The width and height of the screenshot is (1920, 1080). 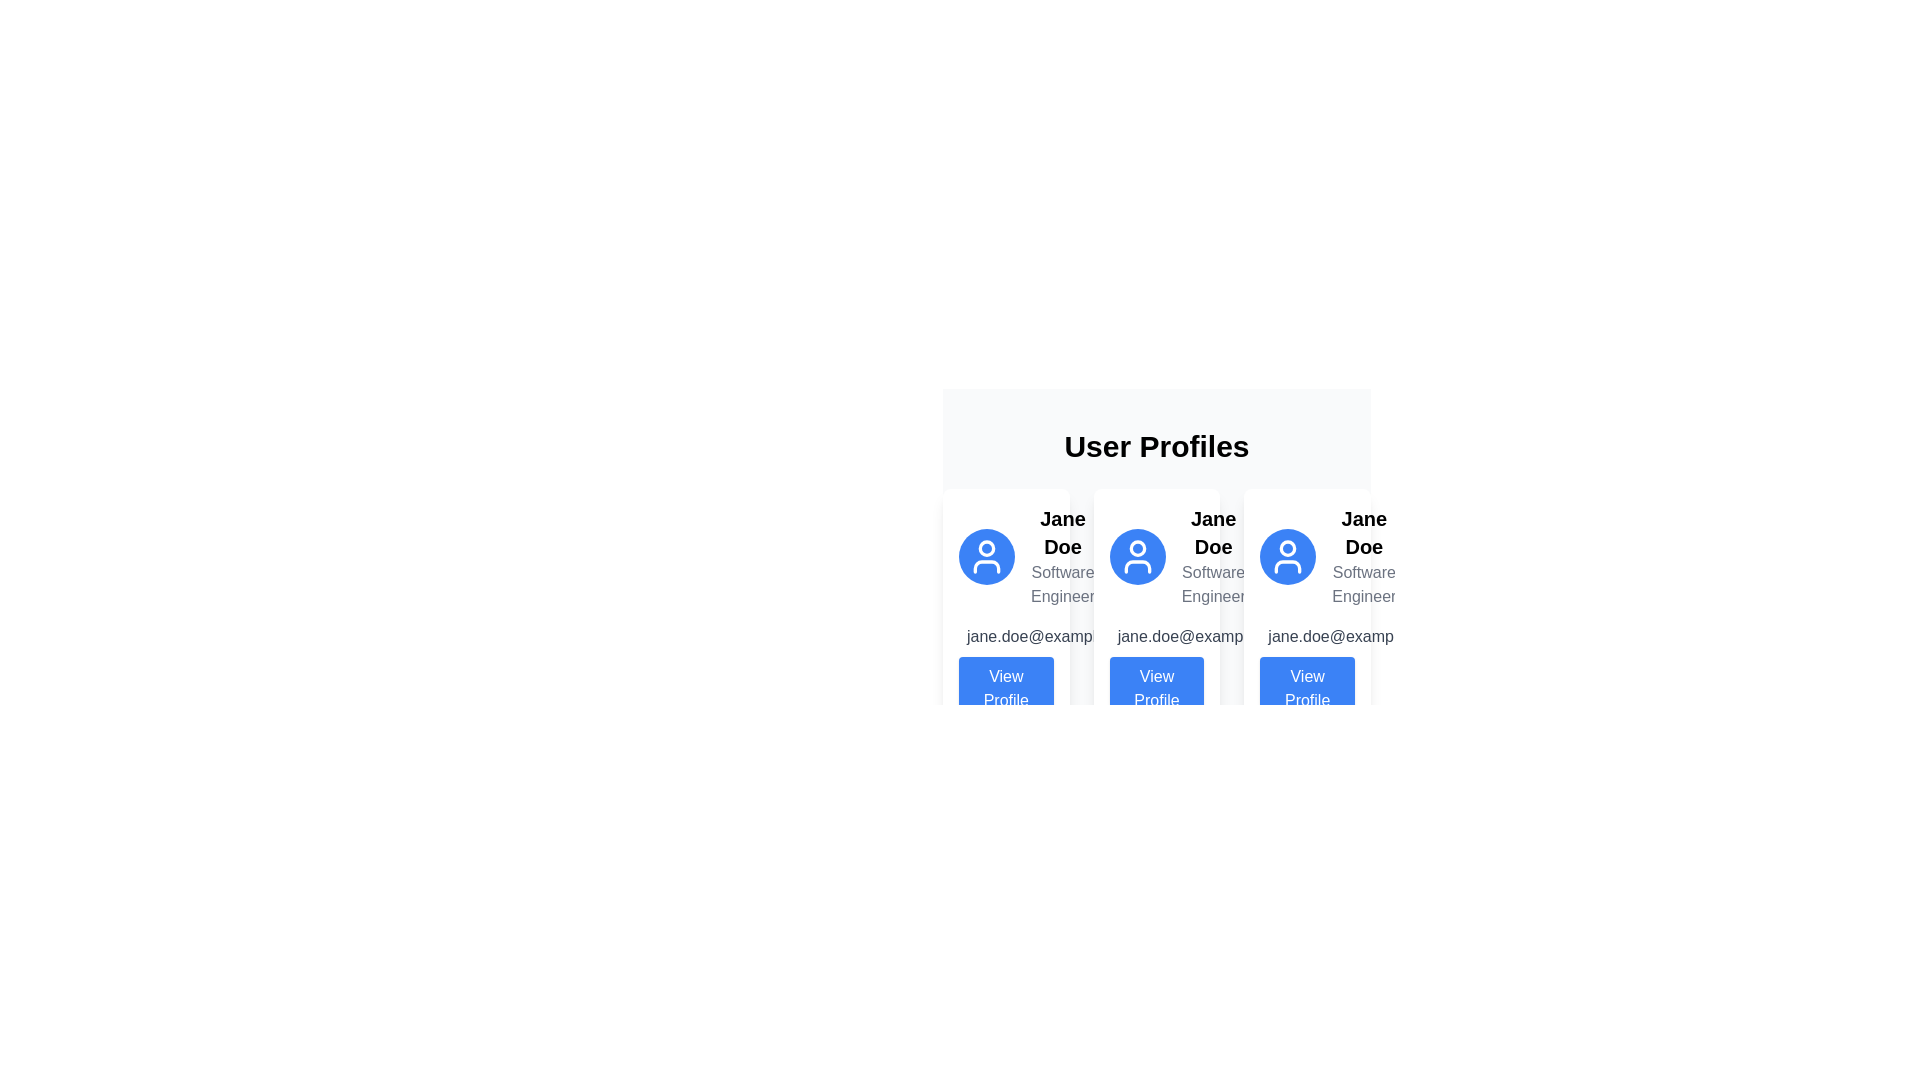 I want to click on the white outlined user icon located in the first user profile card of the 'User Profiles' section, which is centrally aligned within a blue circular background, so click(x=987, y=556).